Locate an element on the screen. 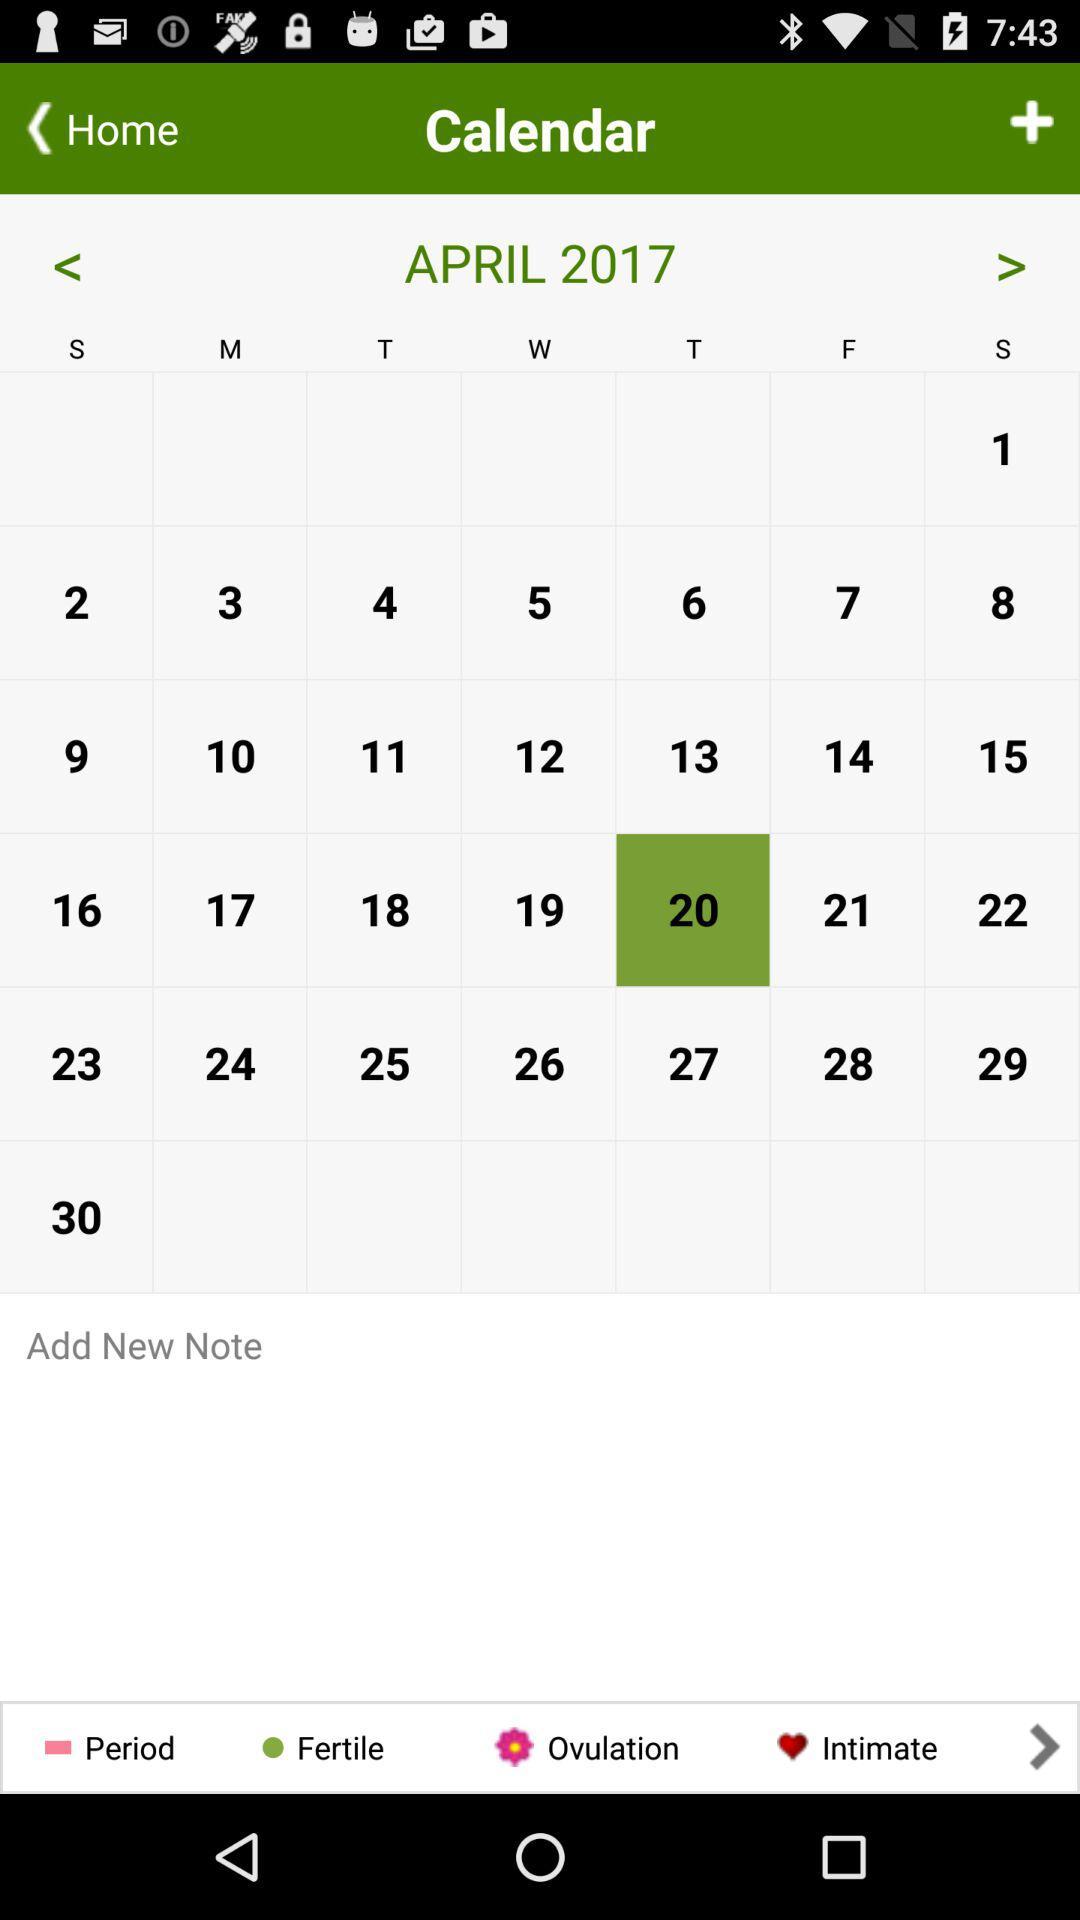 The height and width of the screenshot is (1920, 1080). addition to calendar is located at coordinates (1032, 127).